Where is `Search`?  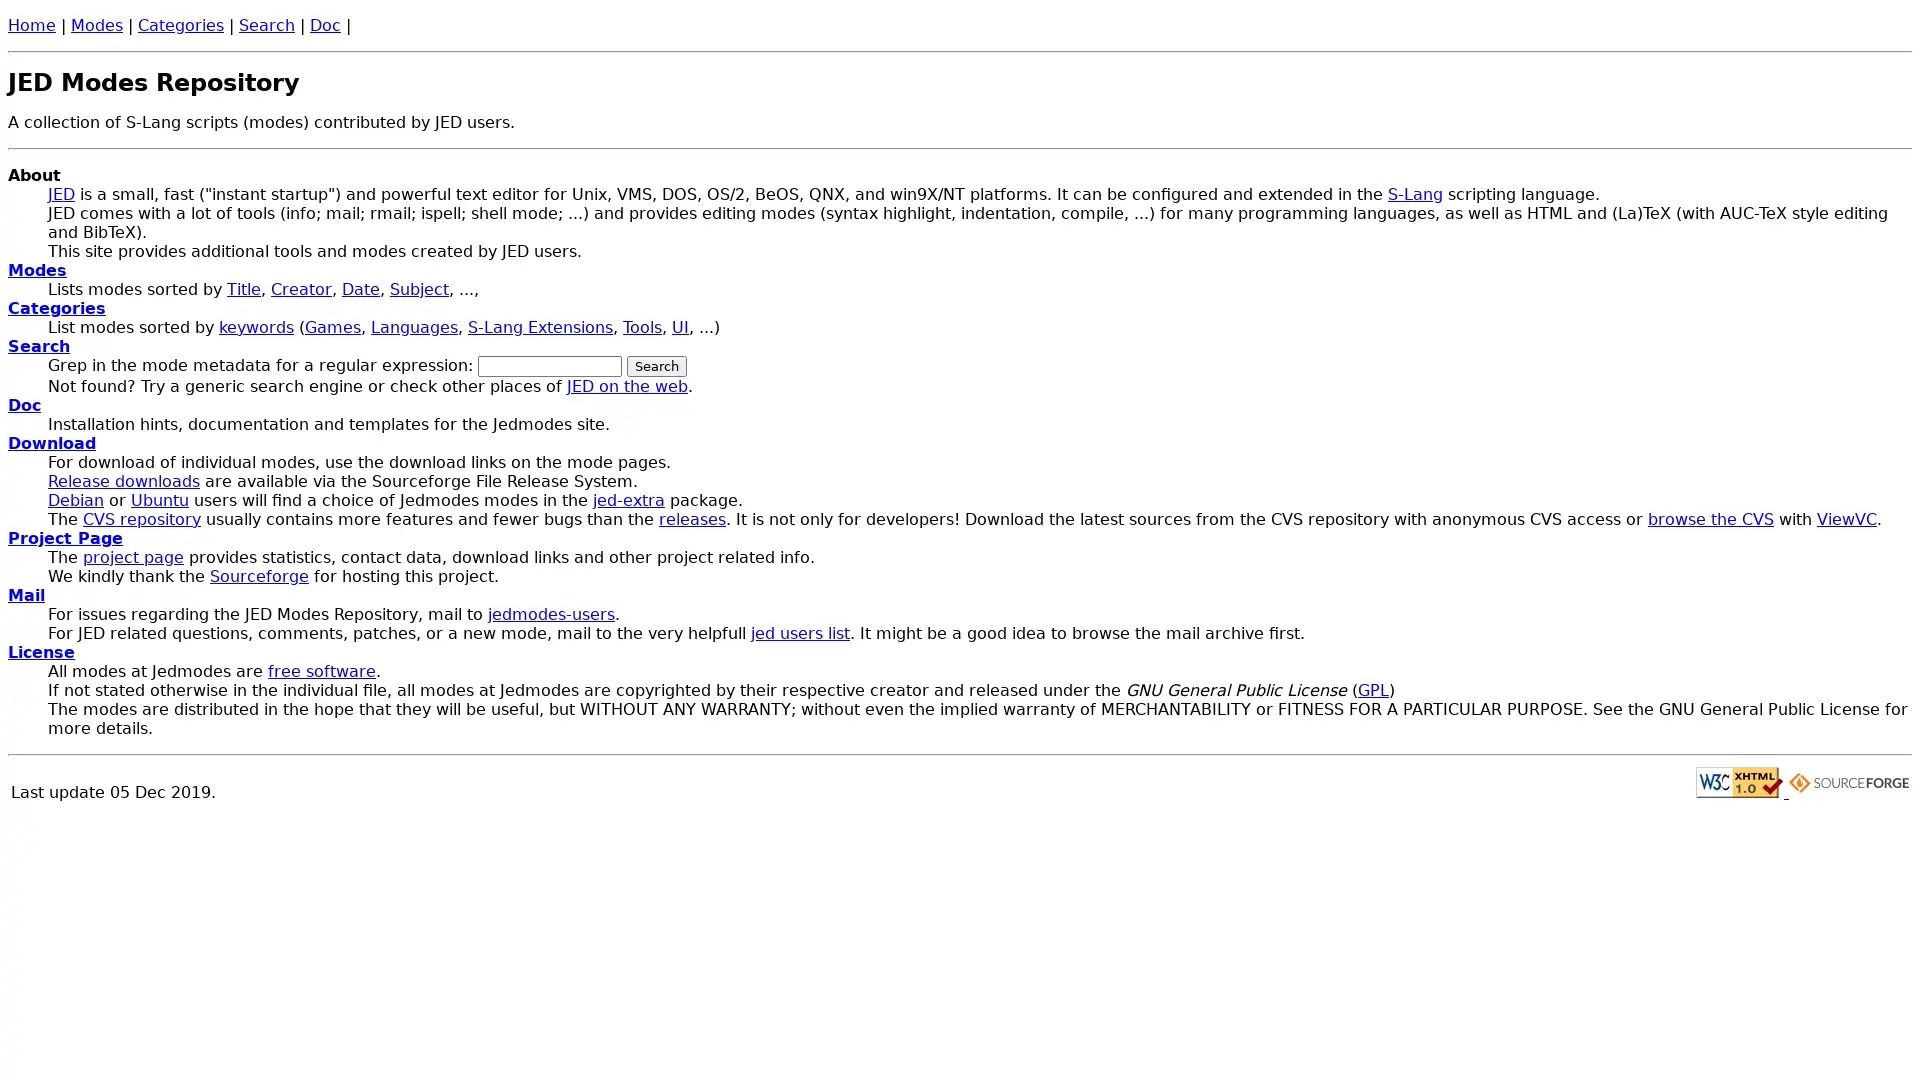 Search is located at coordinates (657, 366).